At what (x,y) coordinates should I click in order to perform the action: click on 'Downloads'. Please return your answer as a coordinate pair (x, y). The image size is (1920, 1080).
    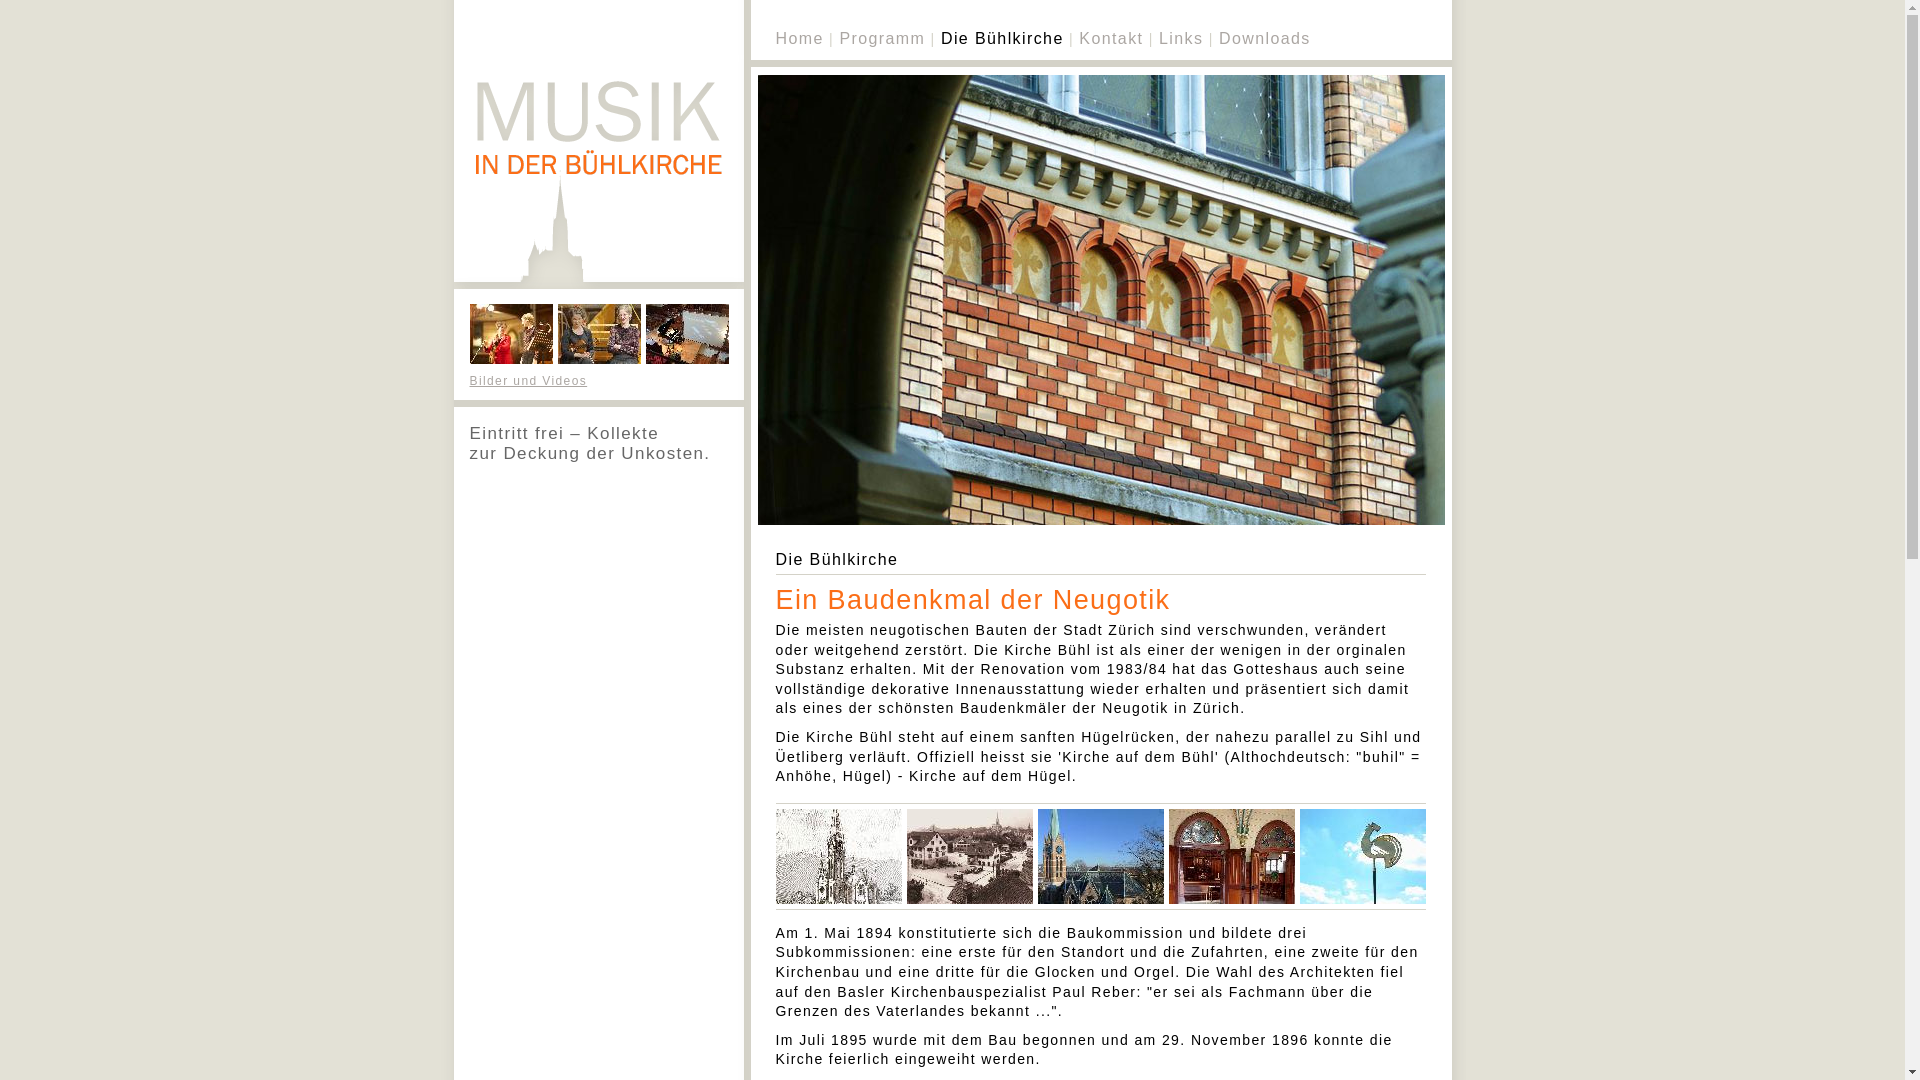
    Looking at the image, I should click on (1264, 38).